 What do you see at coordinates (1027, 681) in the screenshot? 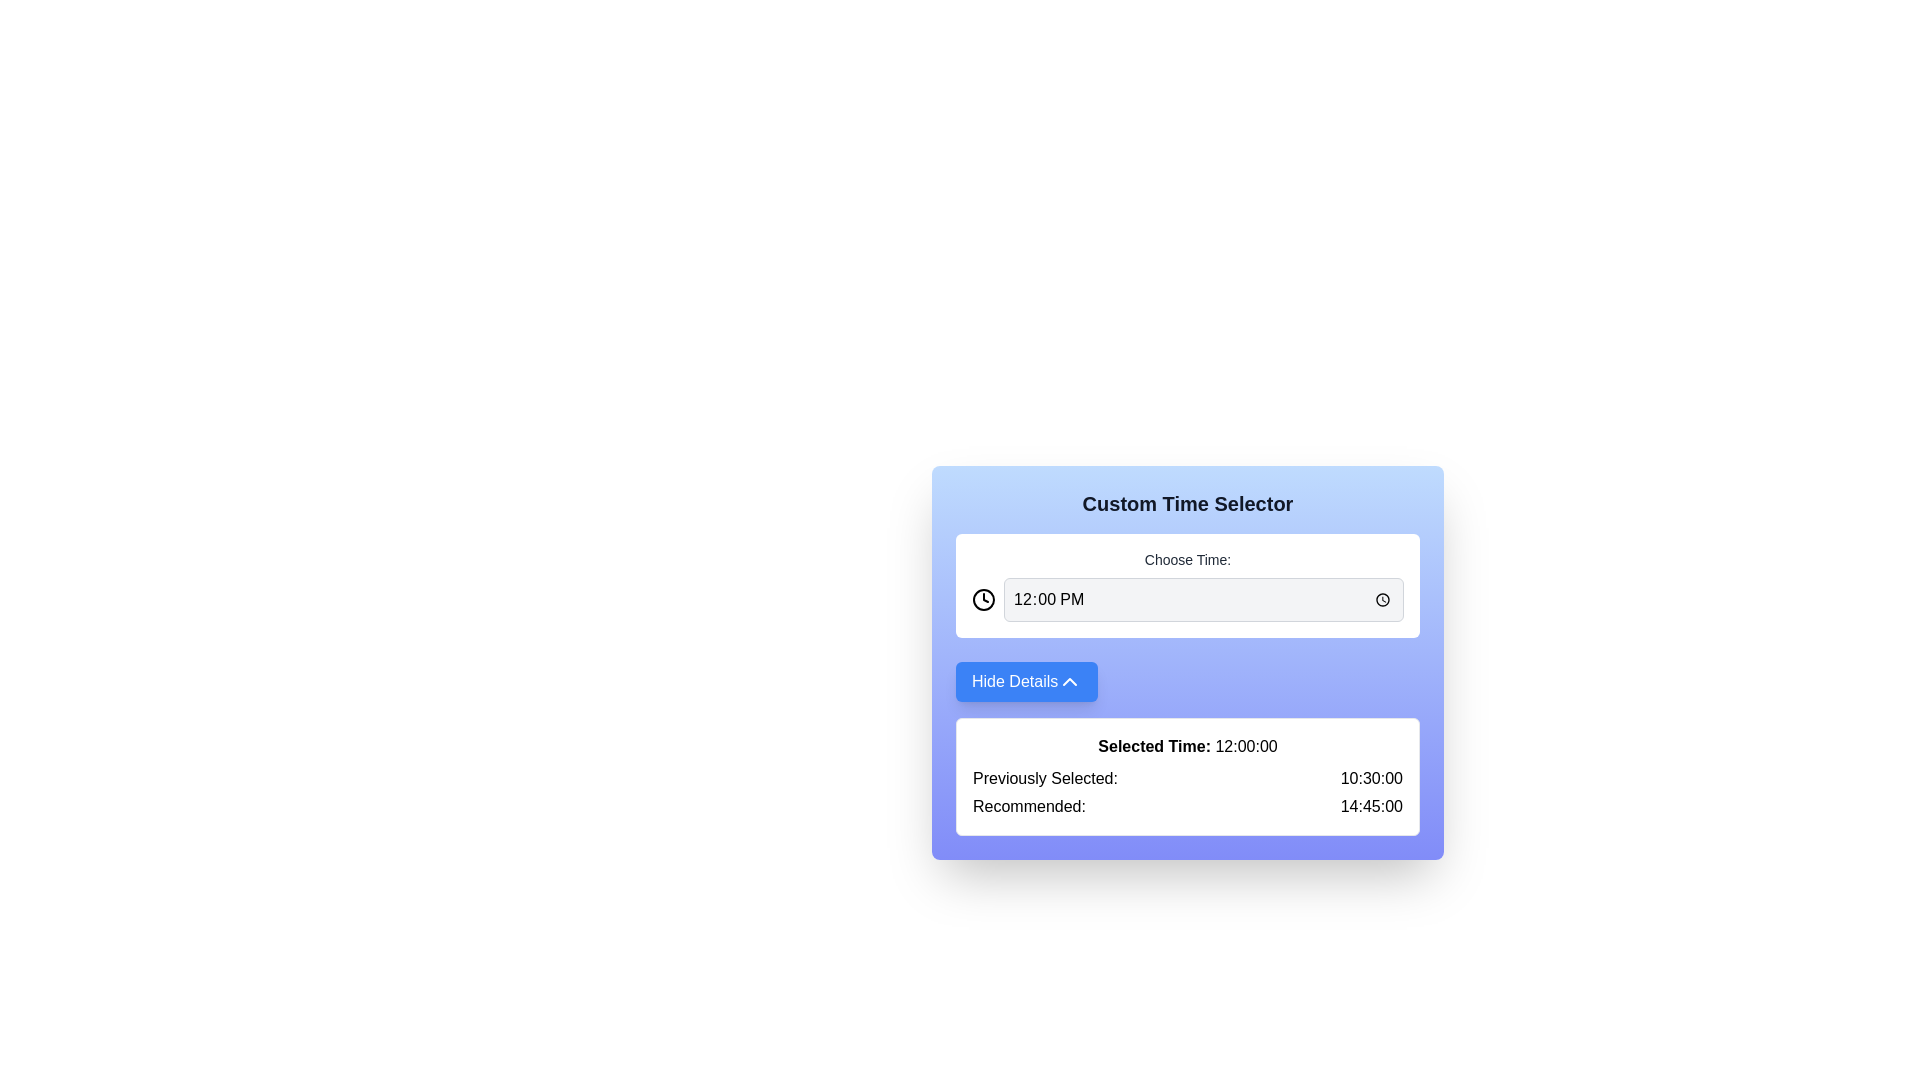
I see `the toggle button located below the 'Choose Time' section to change its background color` at bounding box center [1027, 681].